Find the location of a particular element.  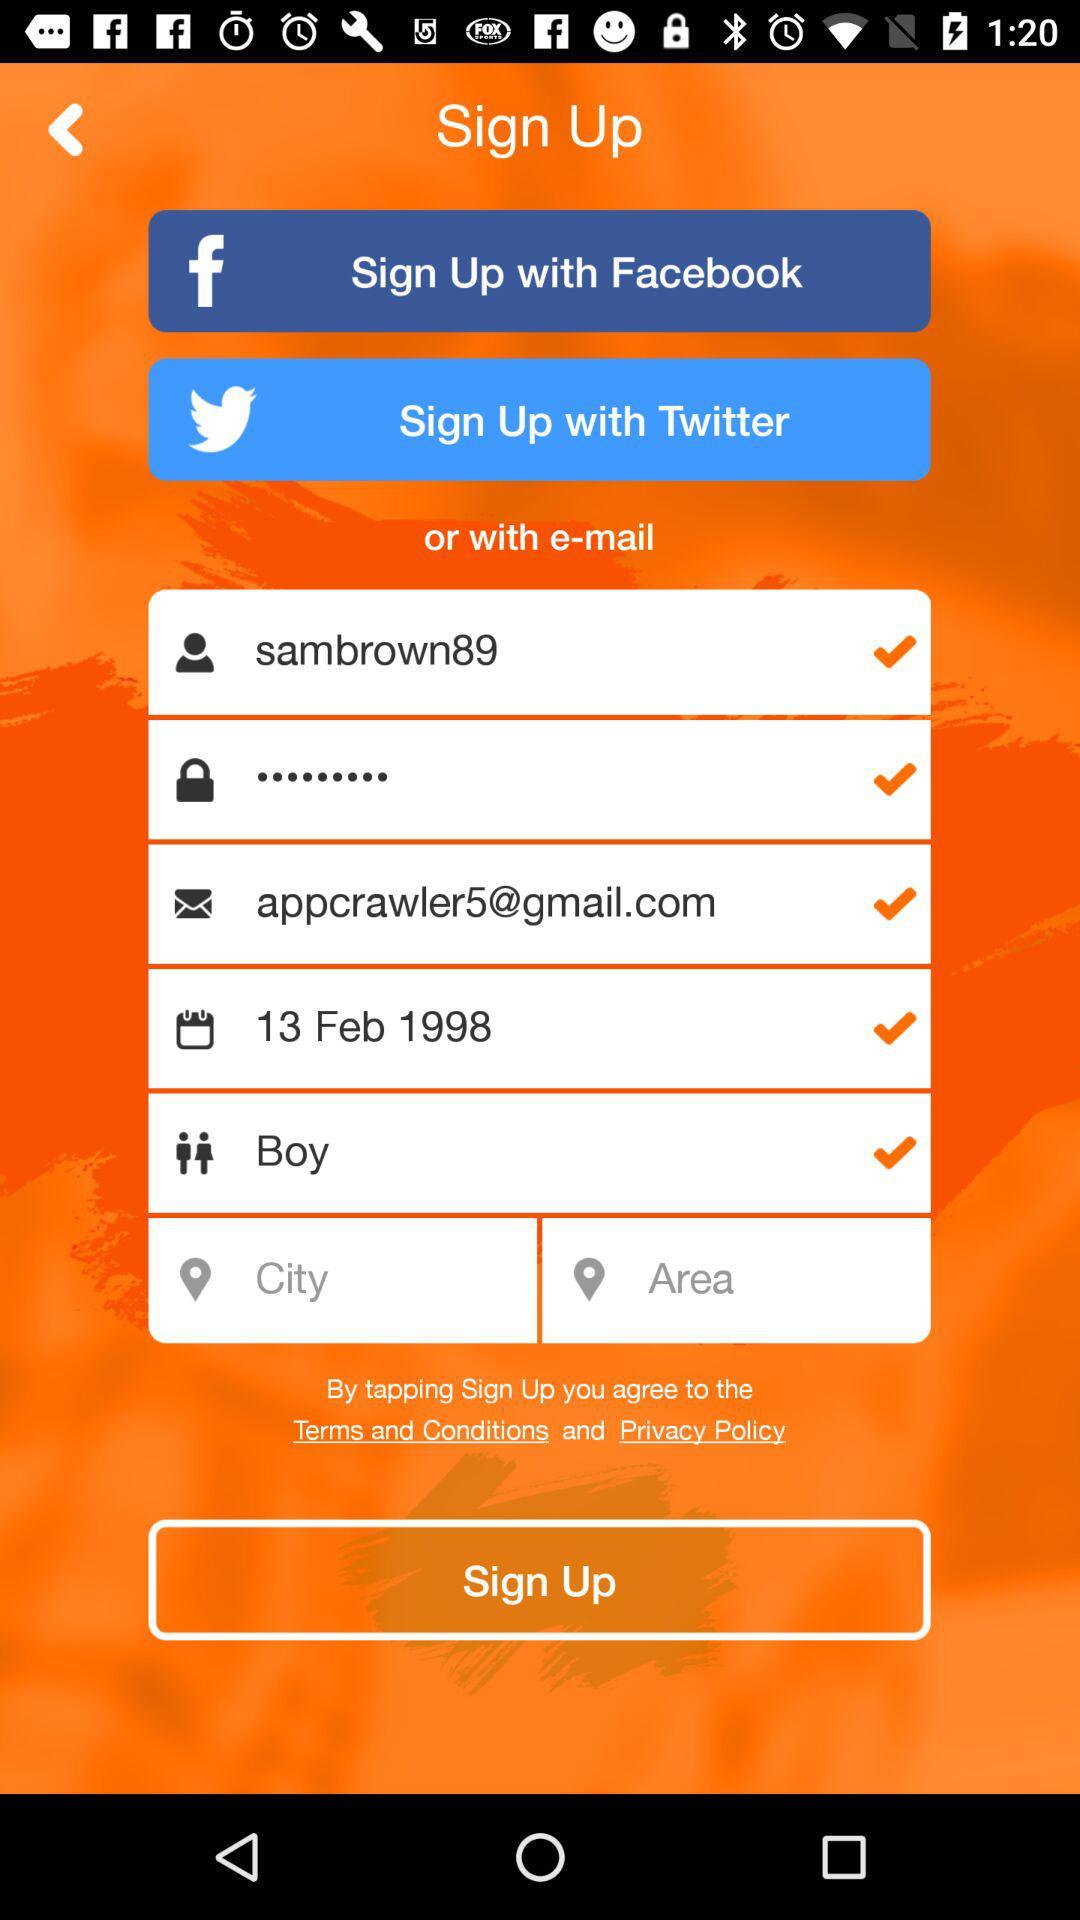

the item next to the and item is located at coordinates (420, 1430).